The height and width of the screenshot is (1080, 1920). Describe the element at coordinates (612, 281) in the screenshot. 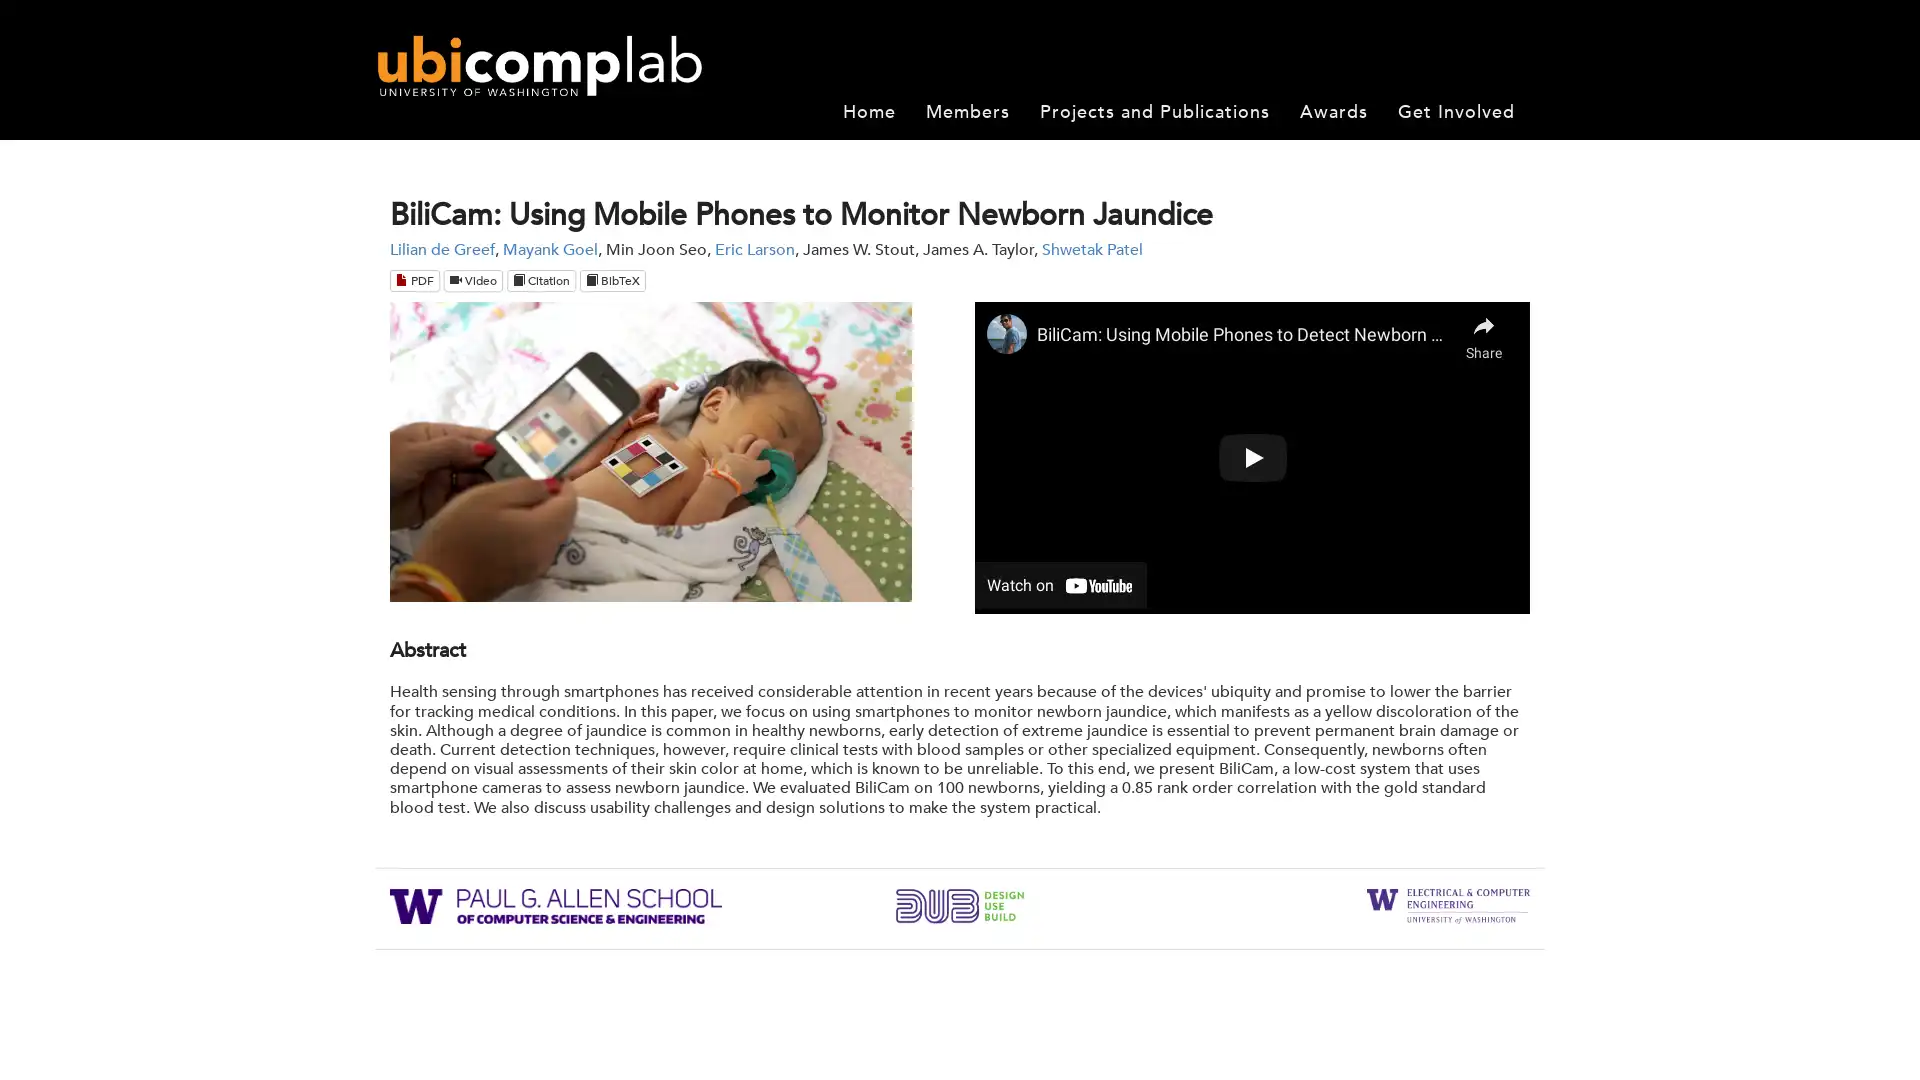

I see `BibTeX` at that location.